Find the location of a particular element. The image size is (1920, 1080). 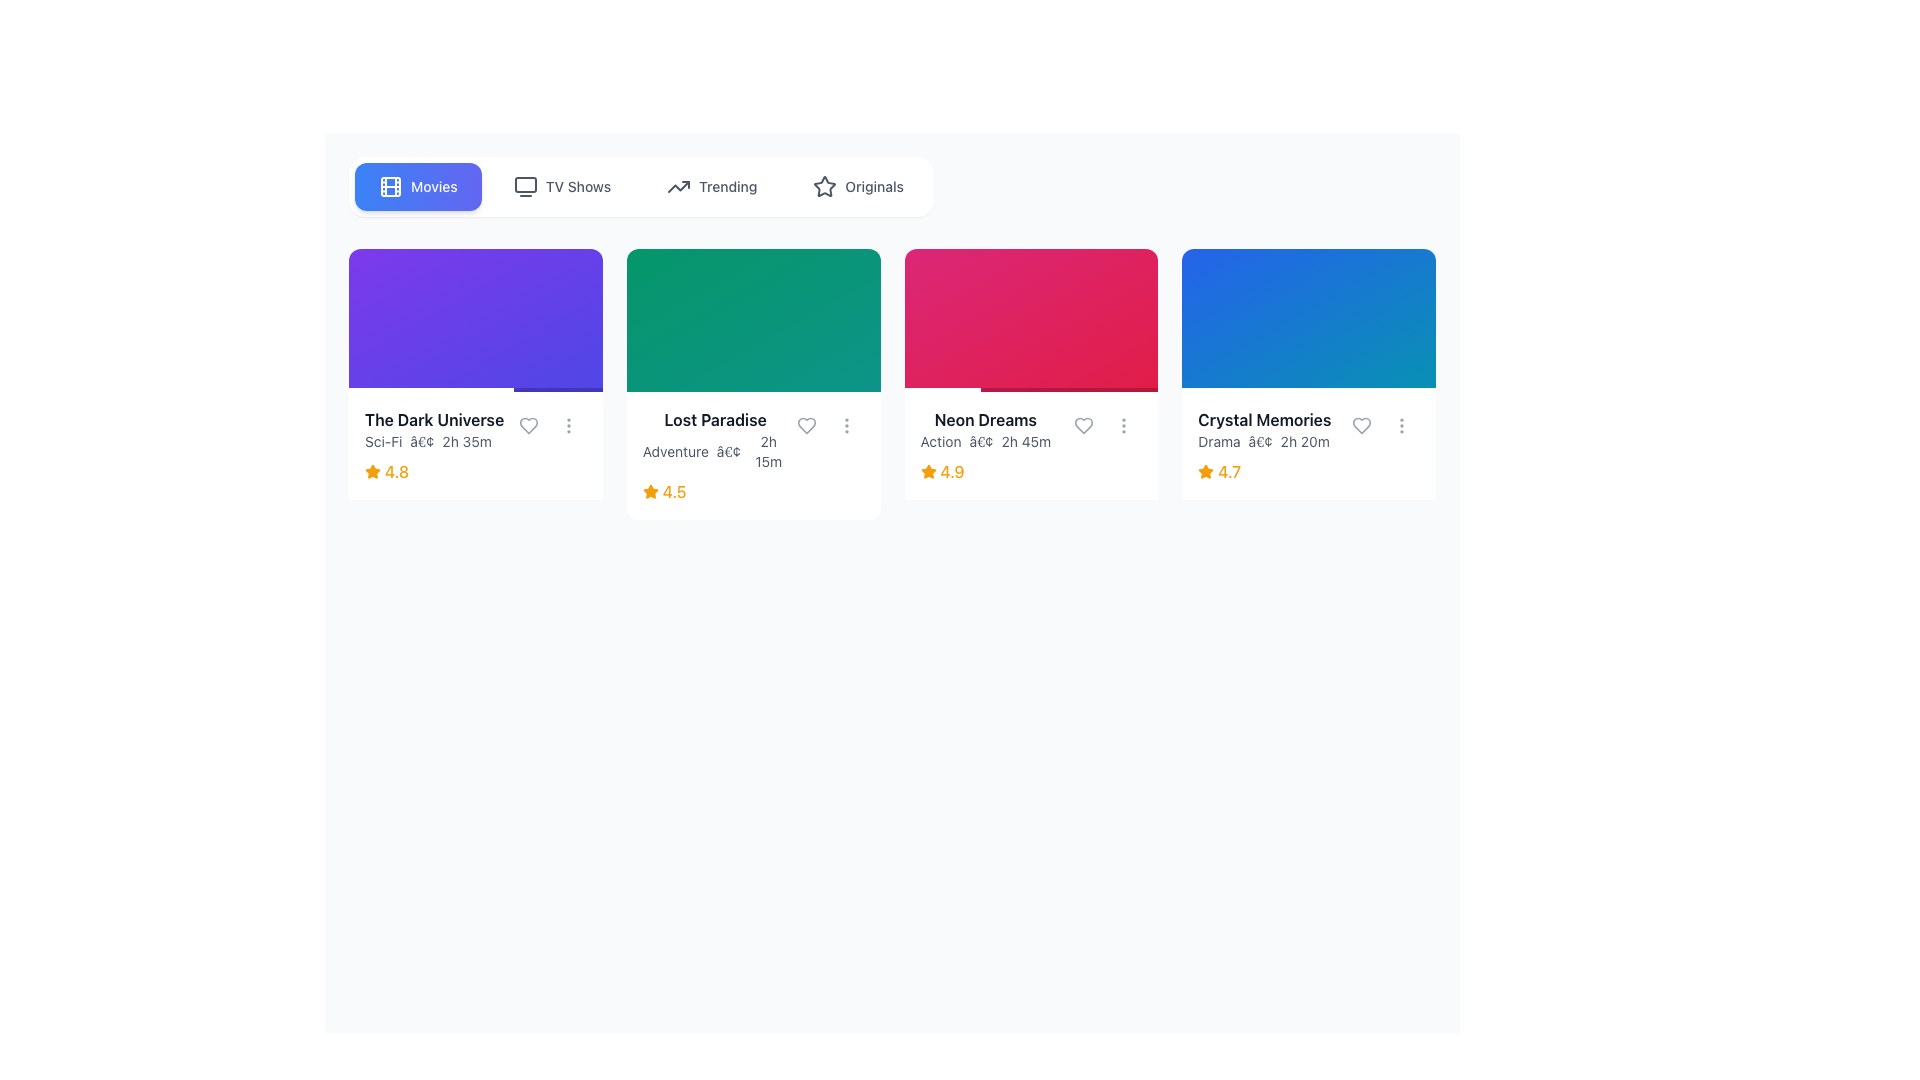

the Text label indicating the genre of the movie in the 'The Dark Universe' card is located at coordinates (383, 440).